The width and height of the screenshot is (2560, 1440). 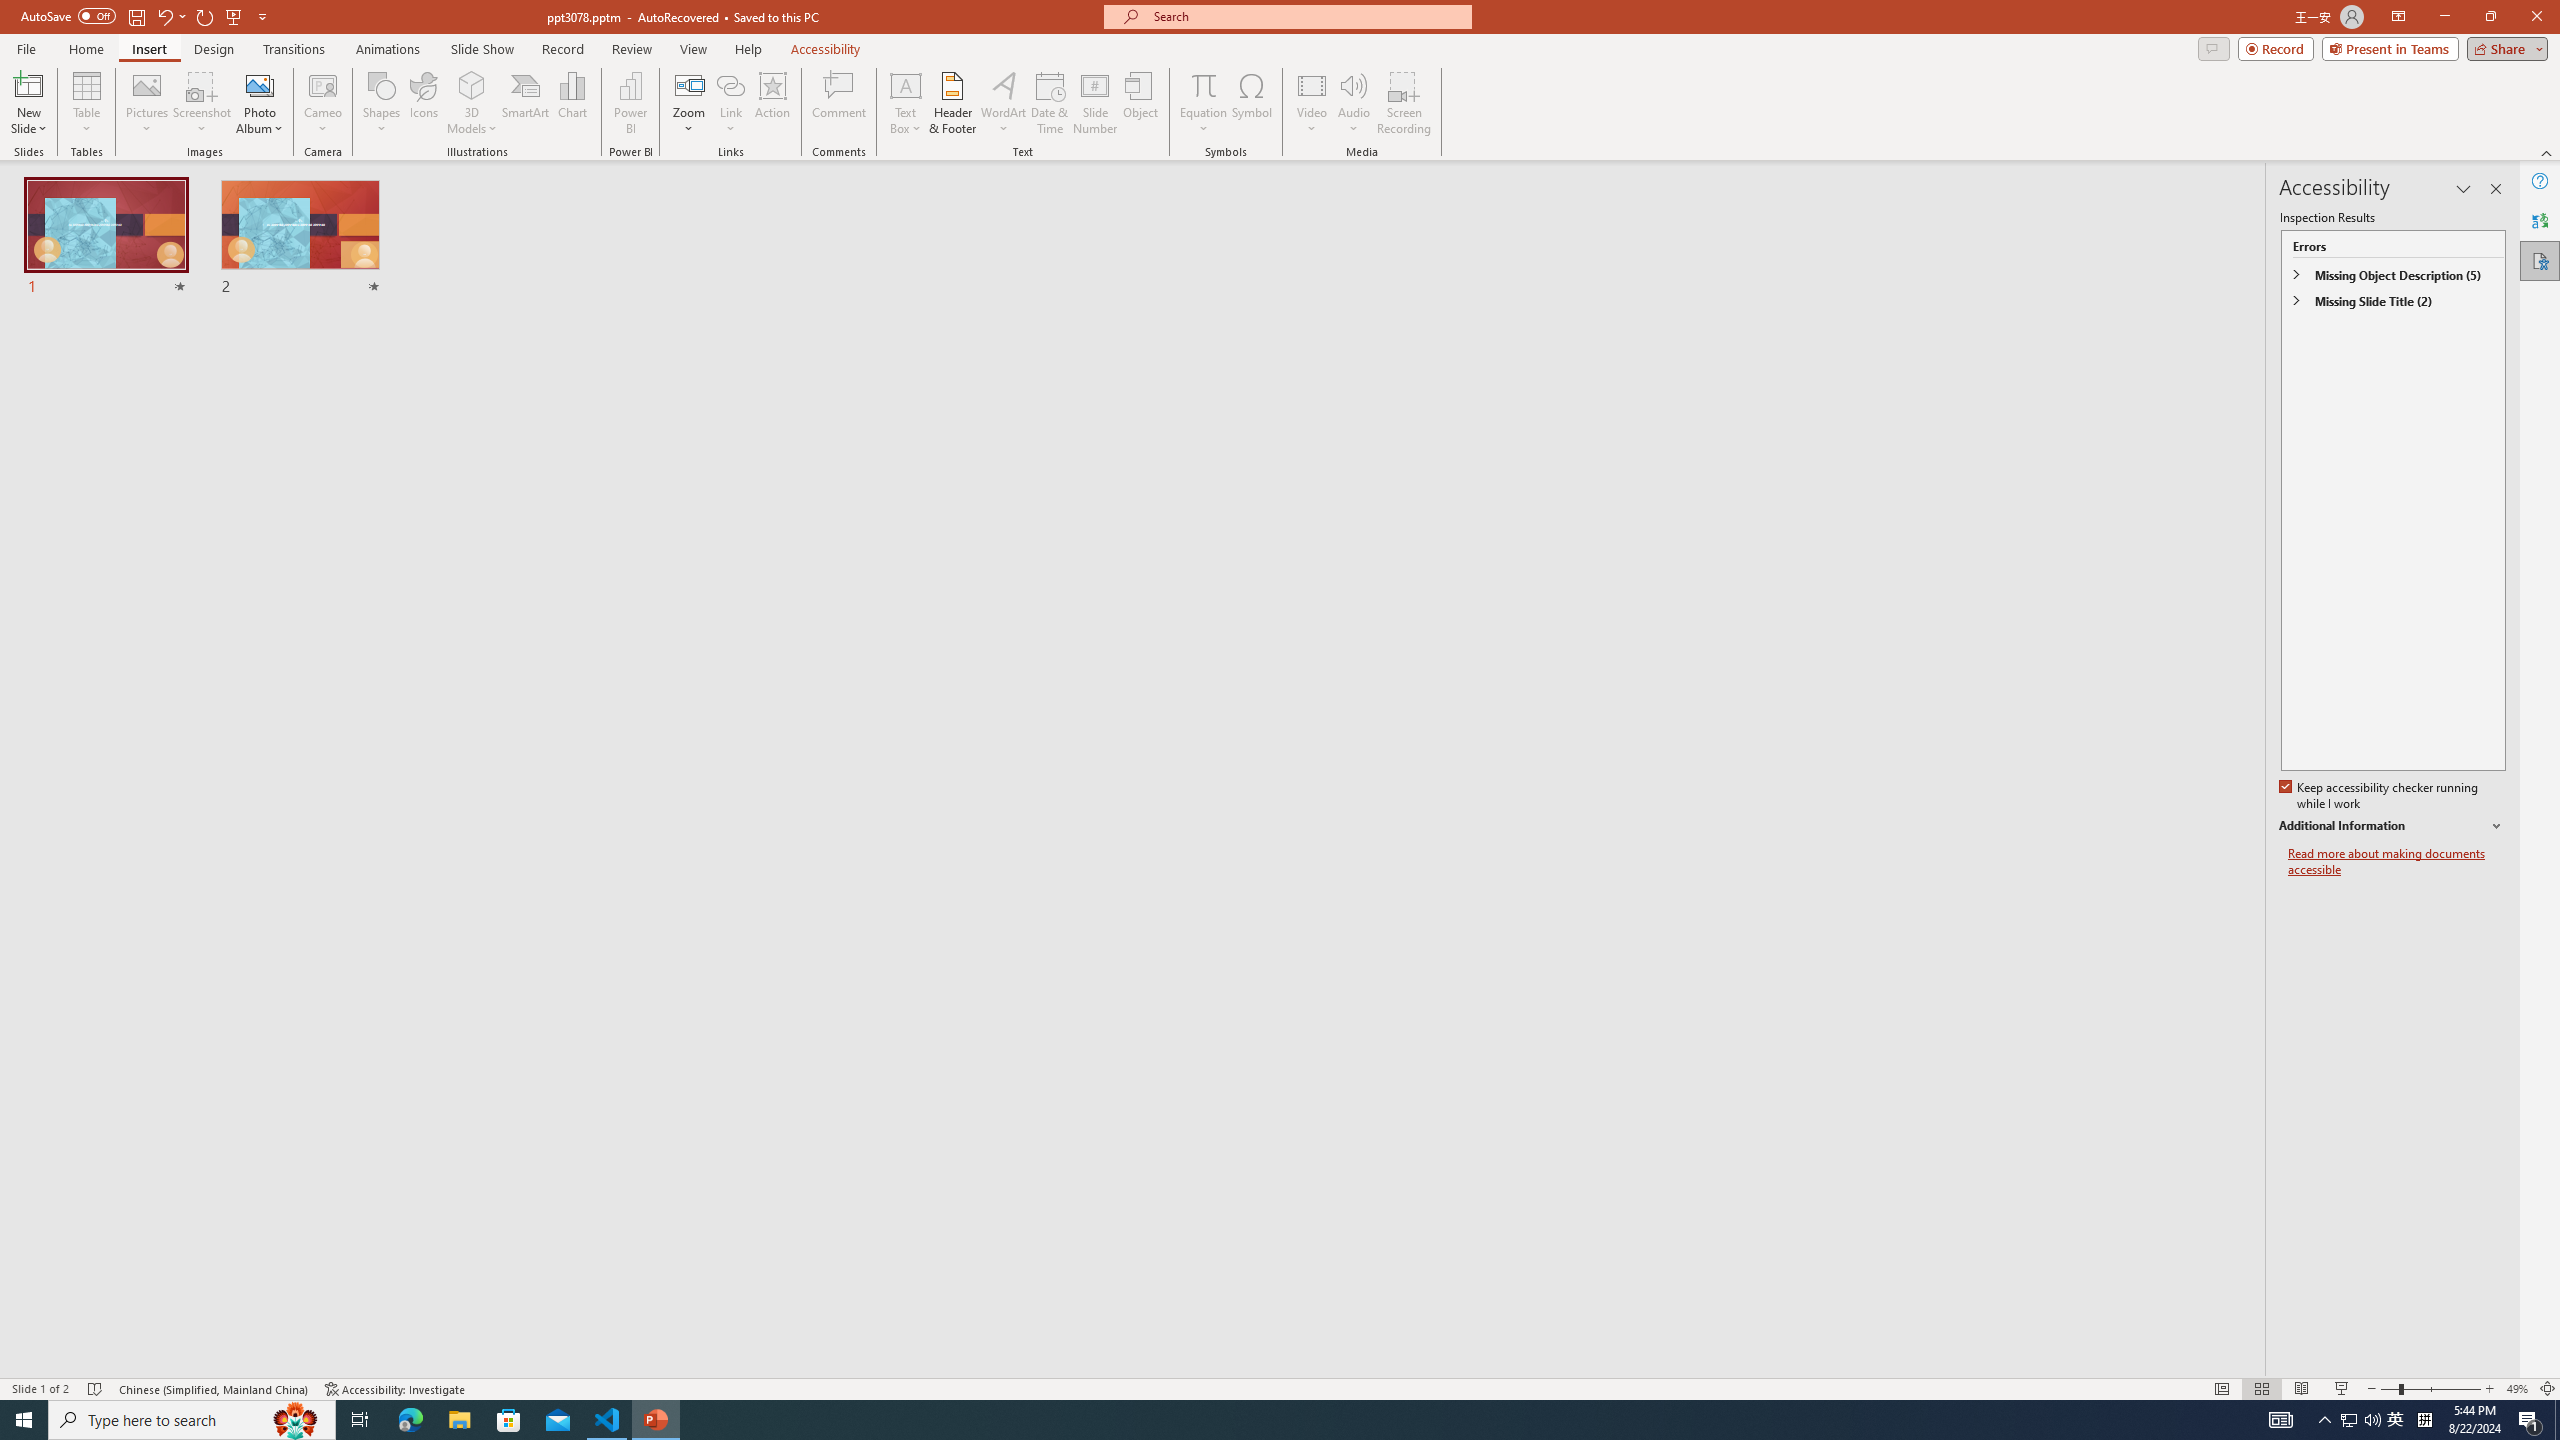 What do you see at coordinates (1202, 84) in the screenshot?
I see `'Equation'` at bounding box center [1202, 84].